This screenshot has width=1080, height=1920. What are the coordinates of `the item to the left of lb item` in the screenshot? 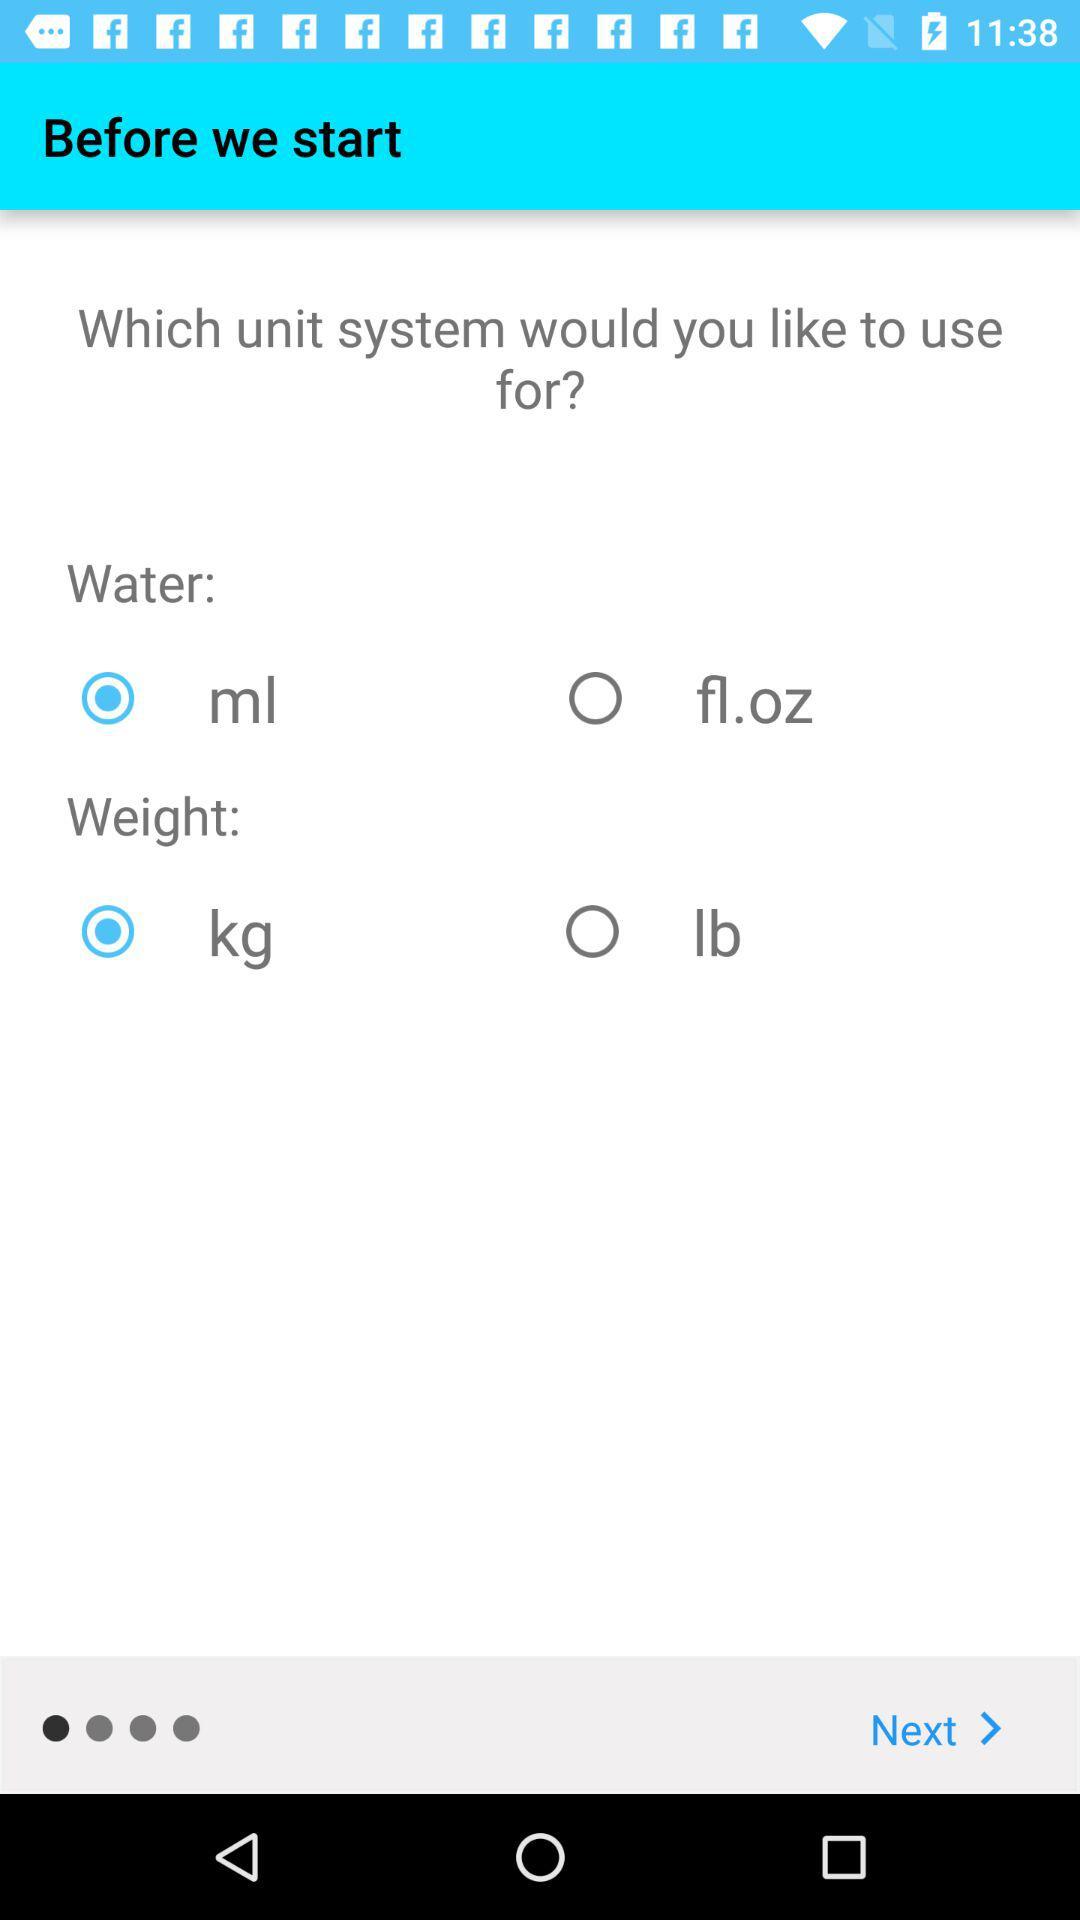 It's located at (308, 930).